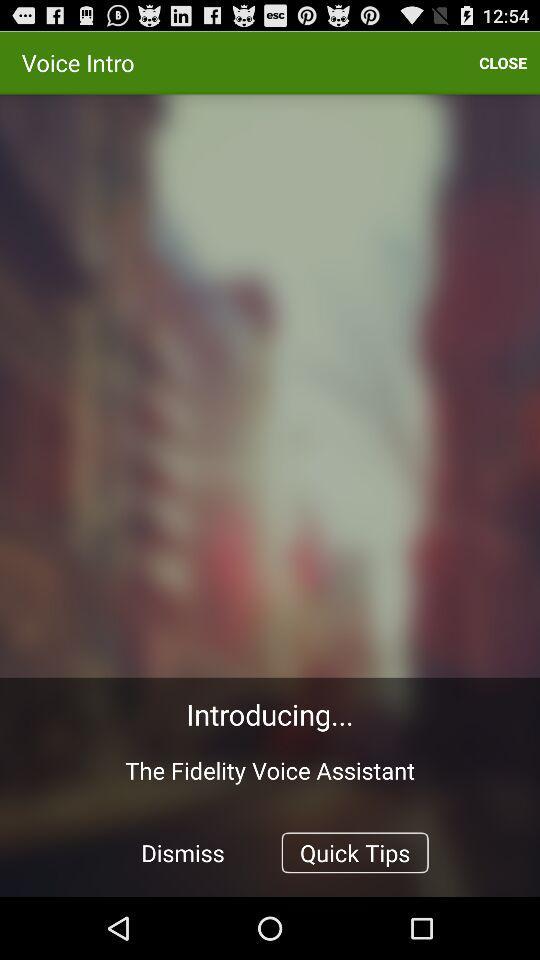  Describe the element at coordinates (183, 851) in the screenshot. I see `dismiss icon` at that location.